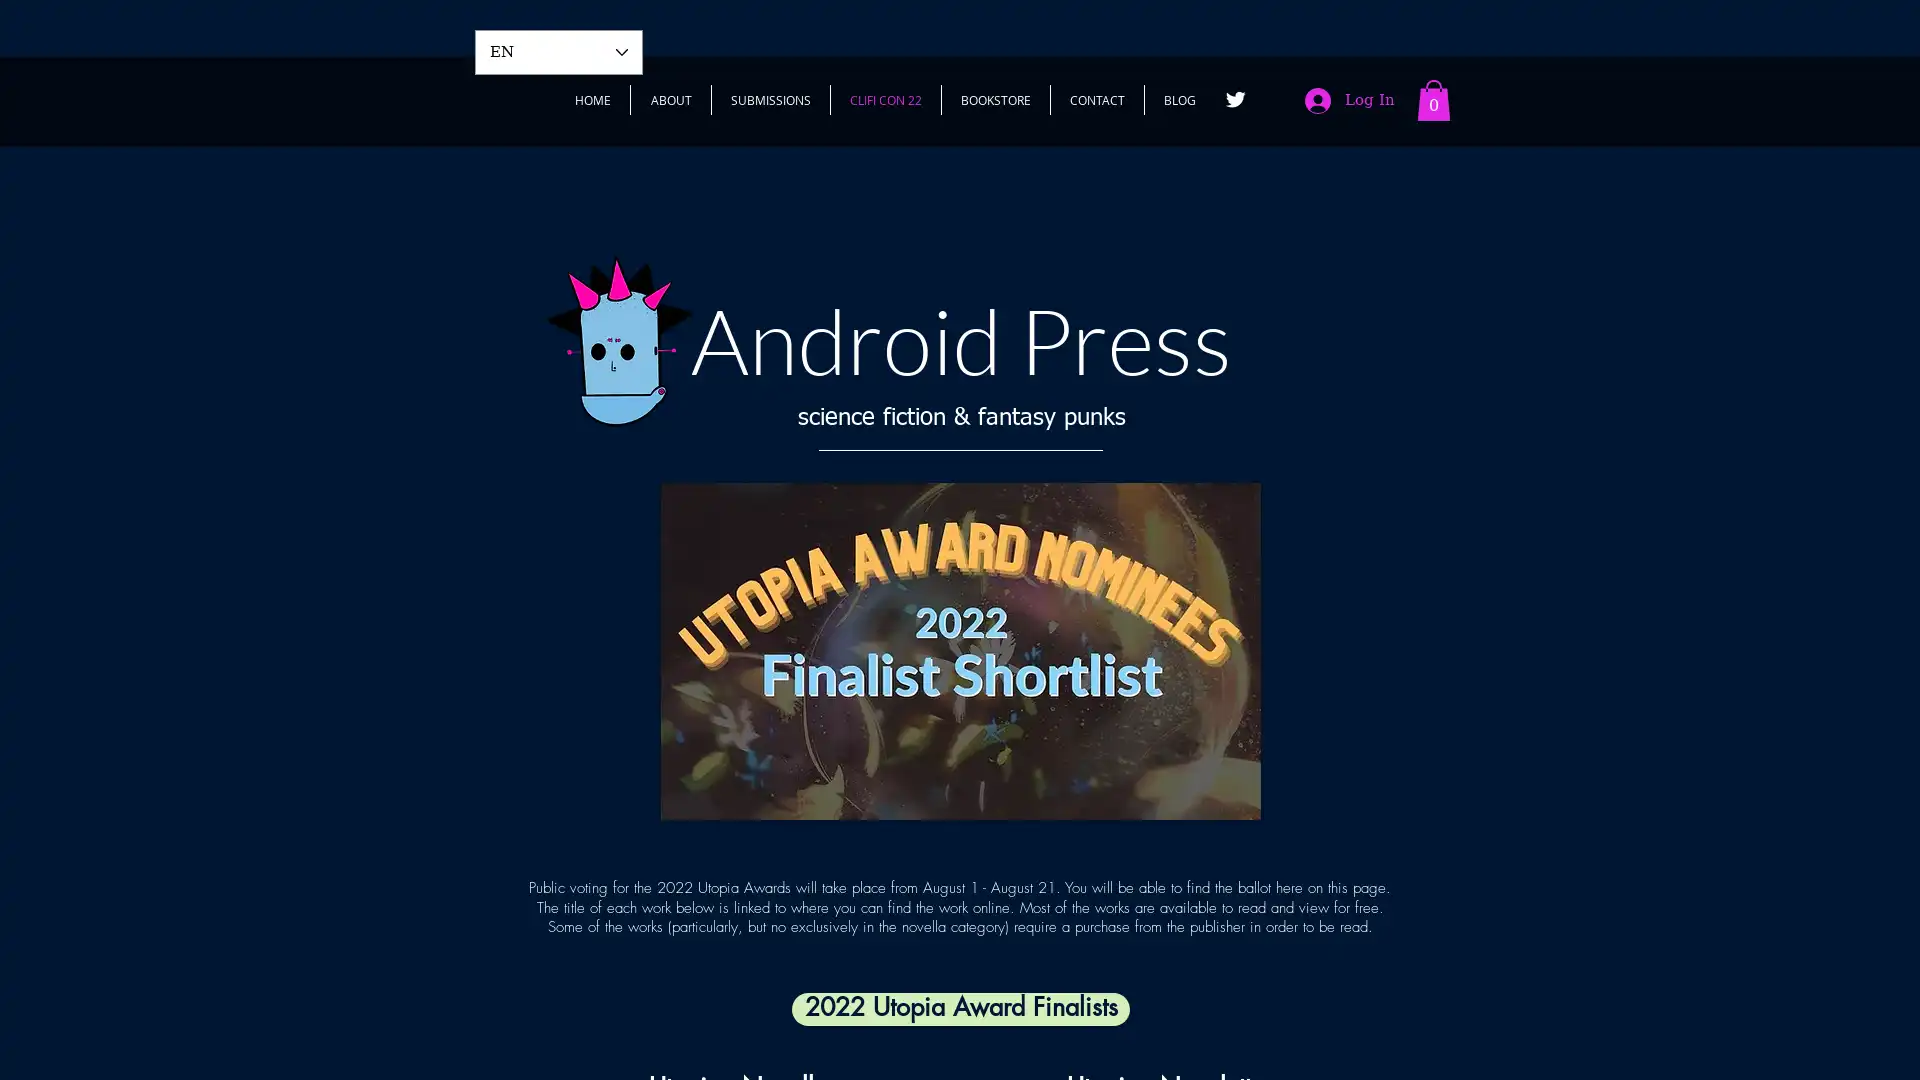 This screenshot has width=1920, height=1080. Describe the element at coordinates (1433, 100) in the screenshot. I see `Cart with 0 items` at that location.